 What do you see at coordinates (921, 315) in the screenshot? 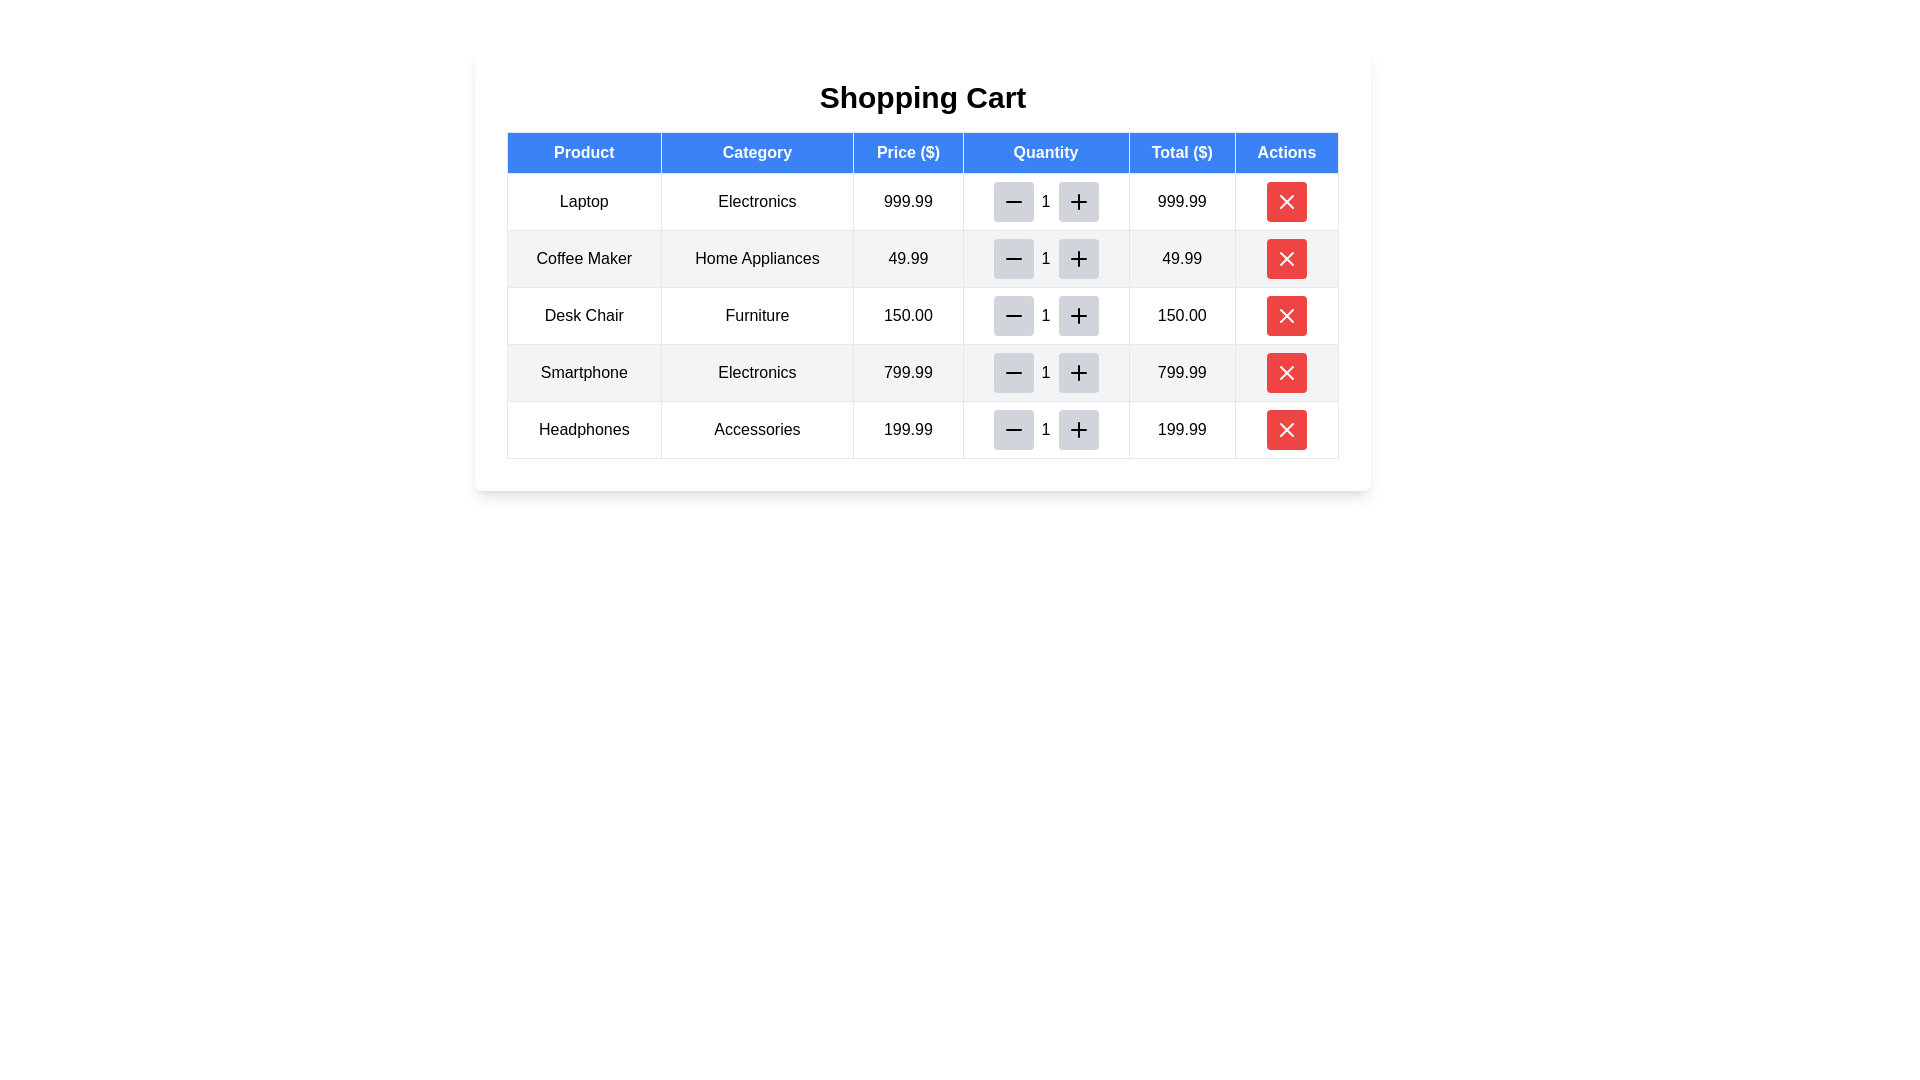
I see `the third row in the shopping cart table, which represents the product 'Desk Chair' and includes details like category, unit price, quantity, total price, and an option to remove it` at bounding box center [921, 315].